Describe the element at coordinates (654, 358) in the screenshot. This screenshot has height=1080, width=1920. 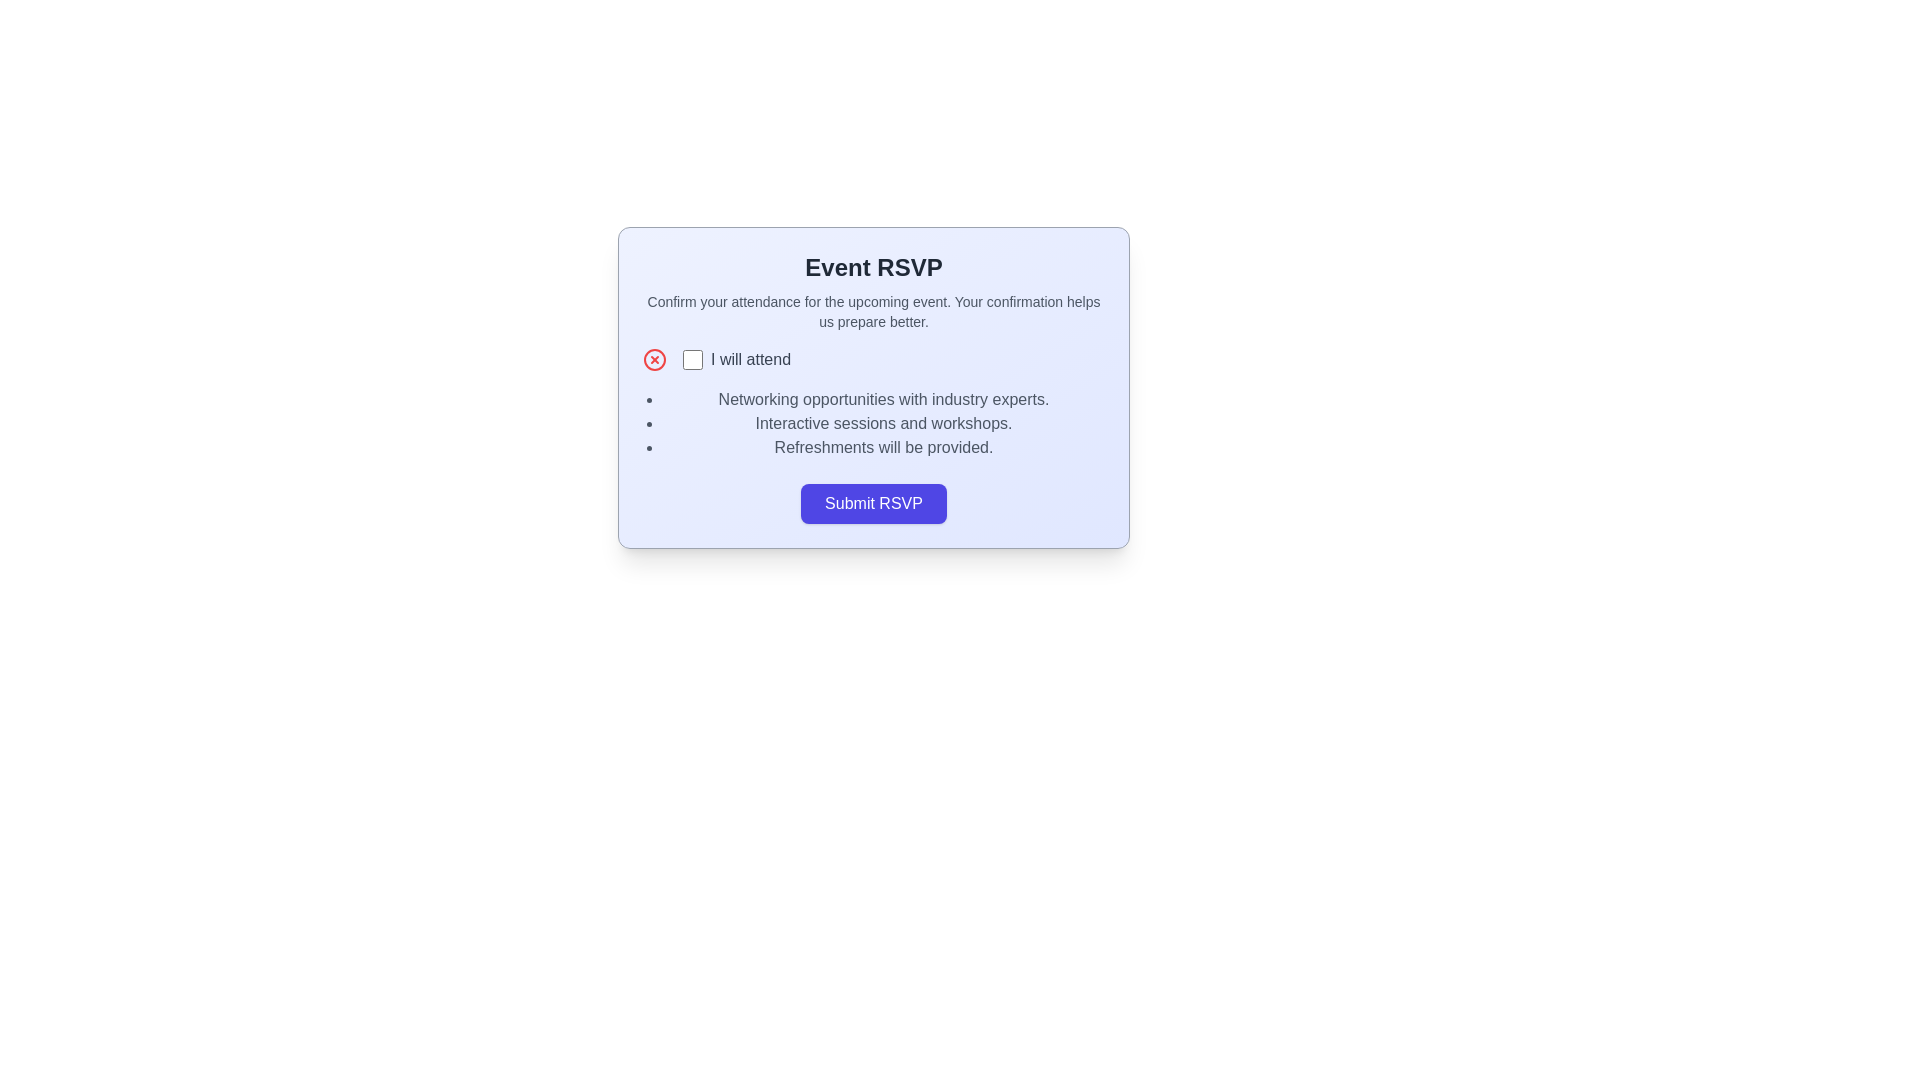
I see `the icon that indicates cancellation or error, located to the left of the 'I will attend' checkbox and text label` at that location.